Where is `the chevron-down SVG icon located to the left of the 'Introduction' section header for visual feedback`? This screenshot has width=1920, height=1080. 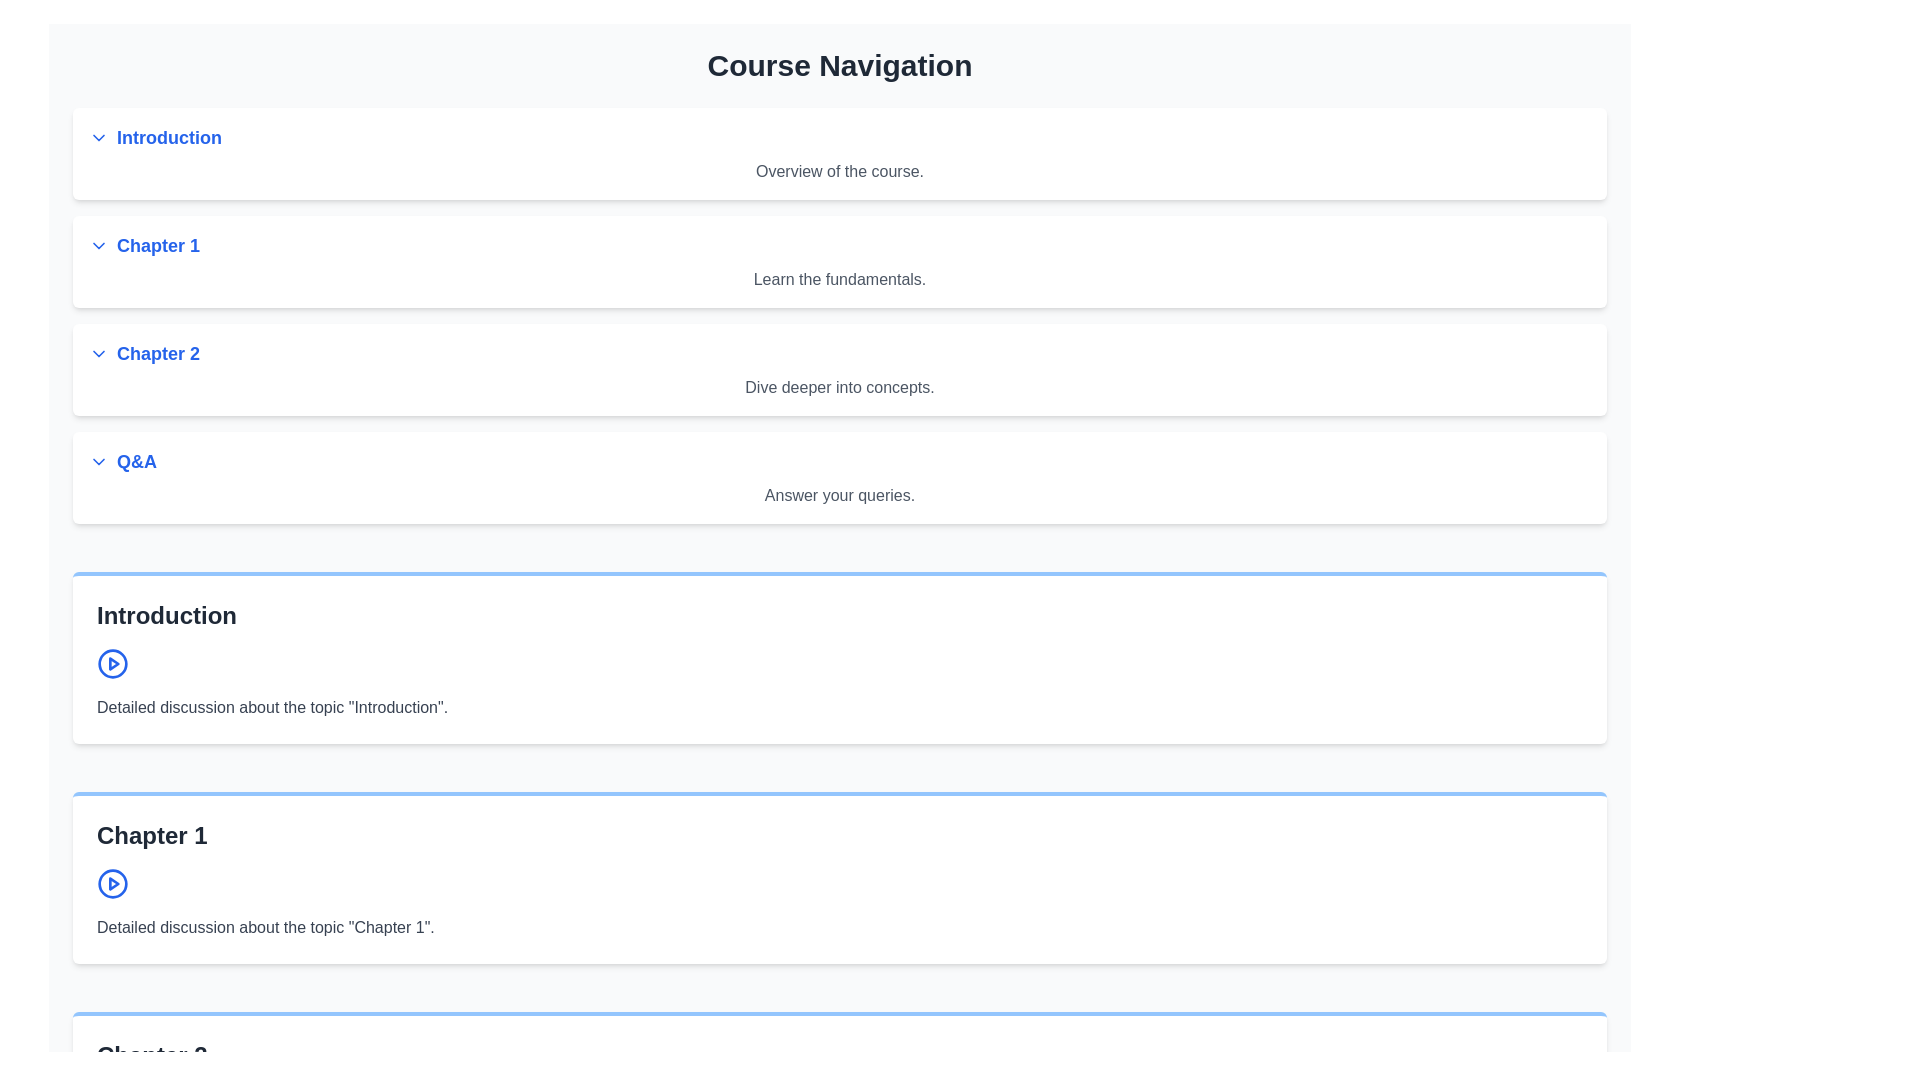 the chevron-down SVG icon located to the left of the 'Introduction' section header for visual feedback is located at coordinates (98, 137).